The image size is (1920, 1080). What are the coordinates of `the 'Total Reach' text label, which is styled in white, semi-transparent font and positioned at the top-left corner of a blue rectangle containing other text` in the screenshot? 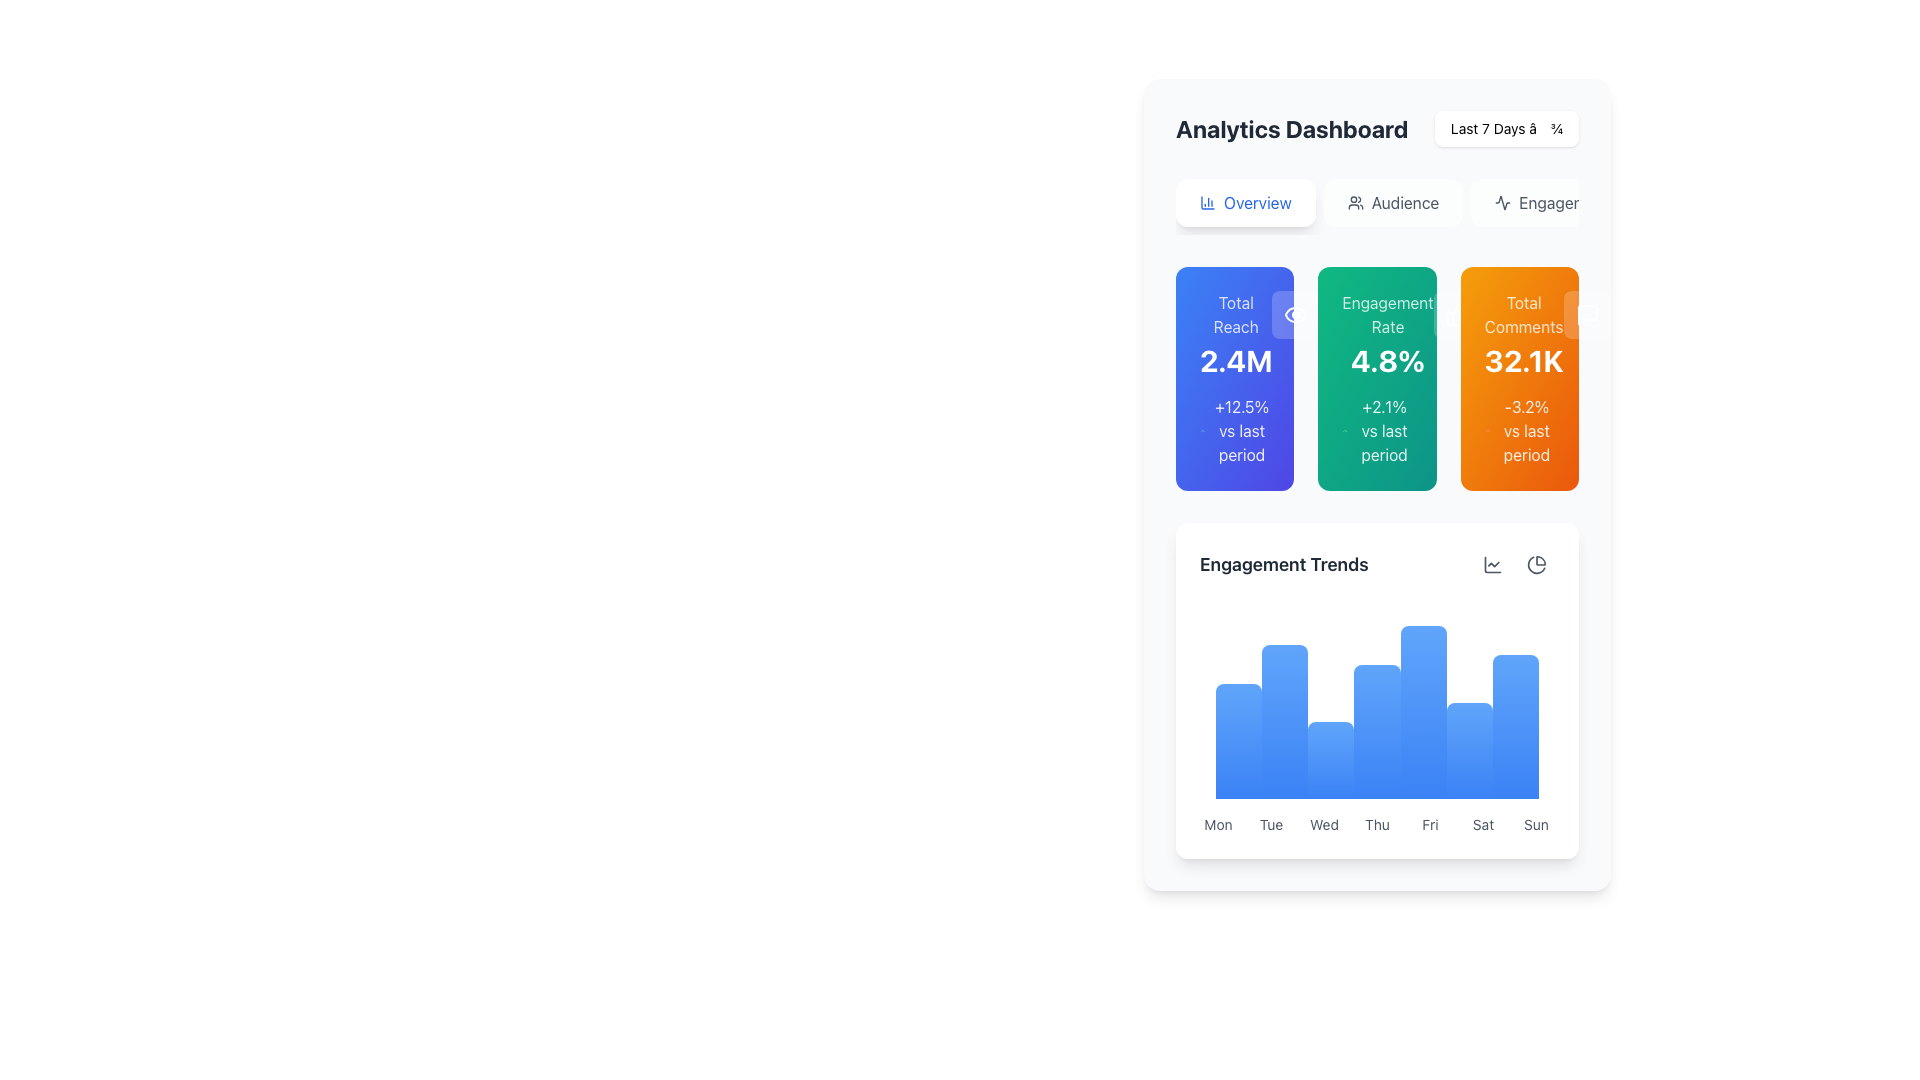 It's located at (1235, 315).